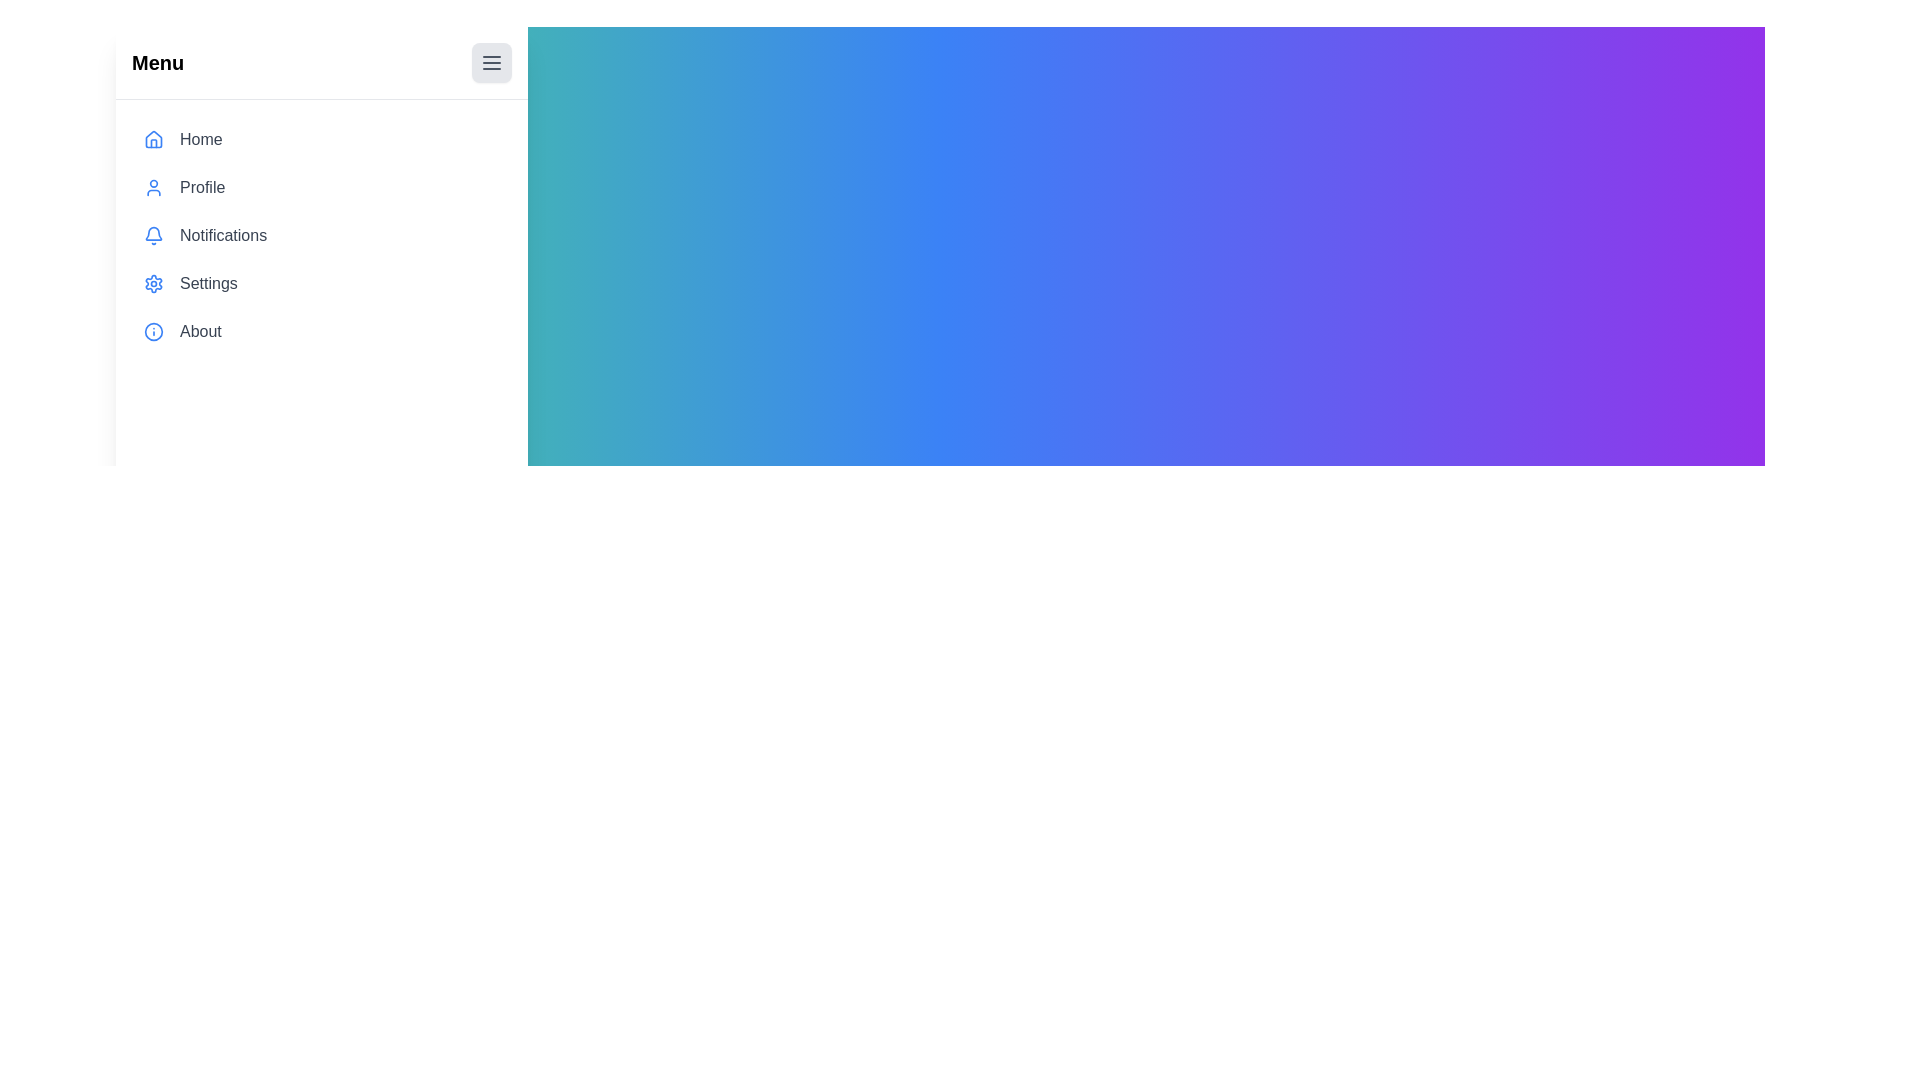  What do you see at coordinates (322, 138) in the screenshot?
I see `the menu item Home` at bounding box center [322, 138].